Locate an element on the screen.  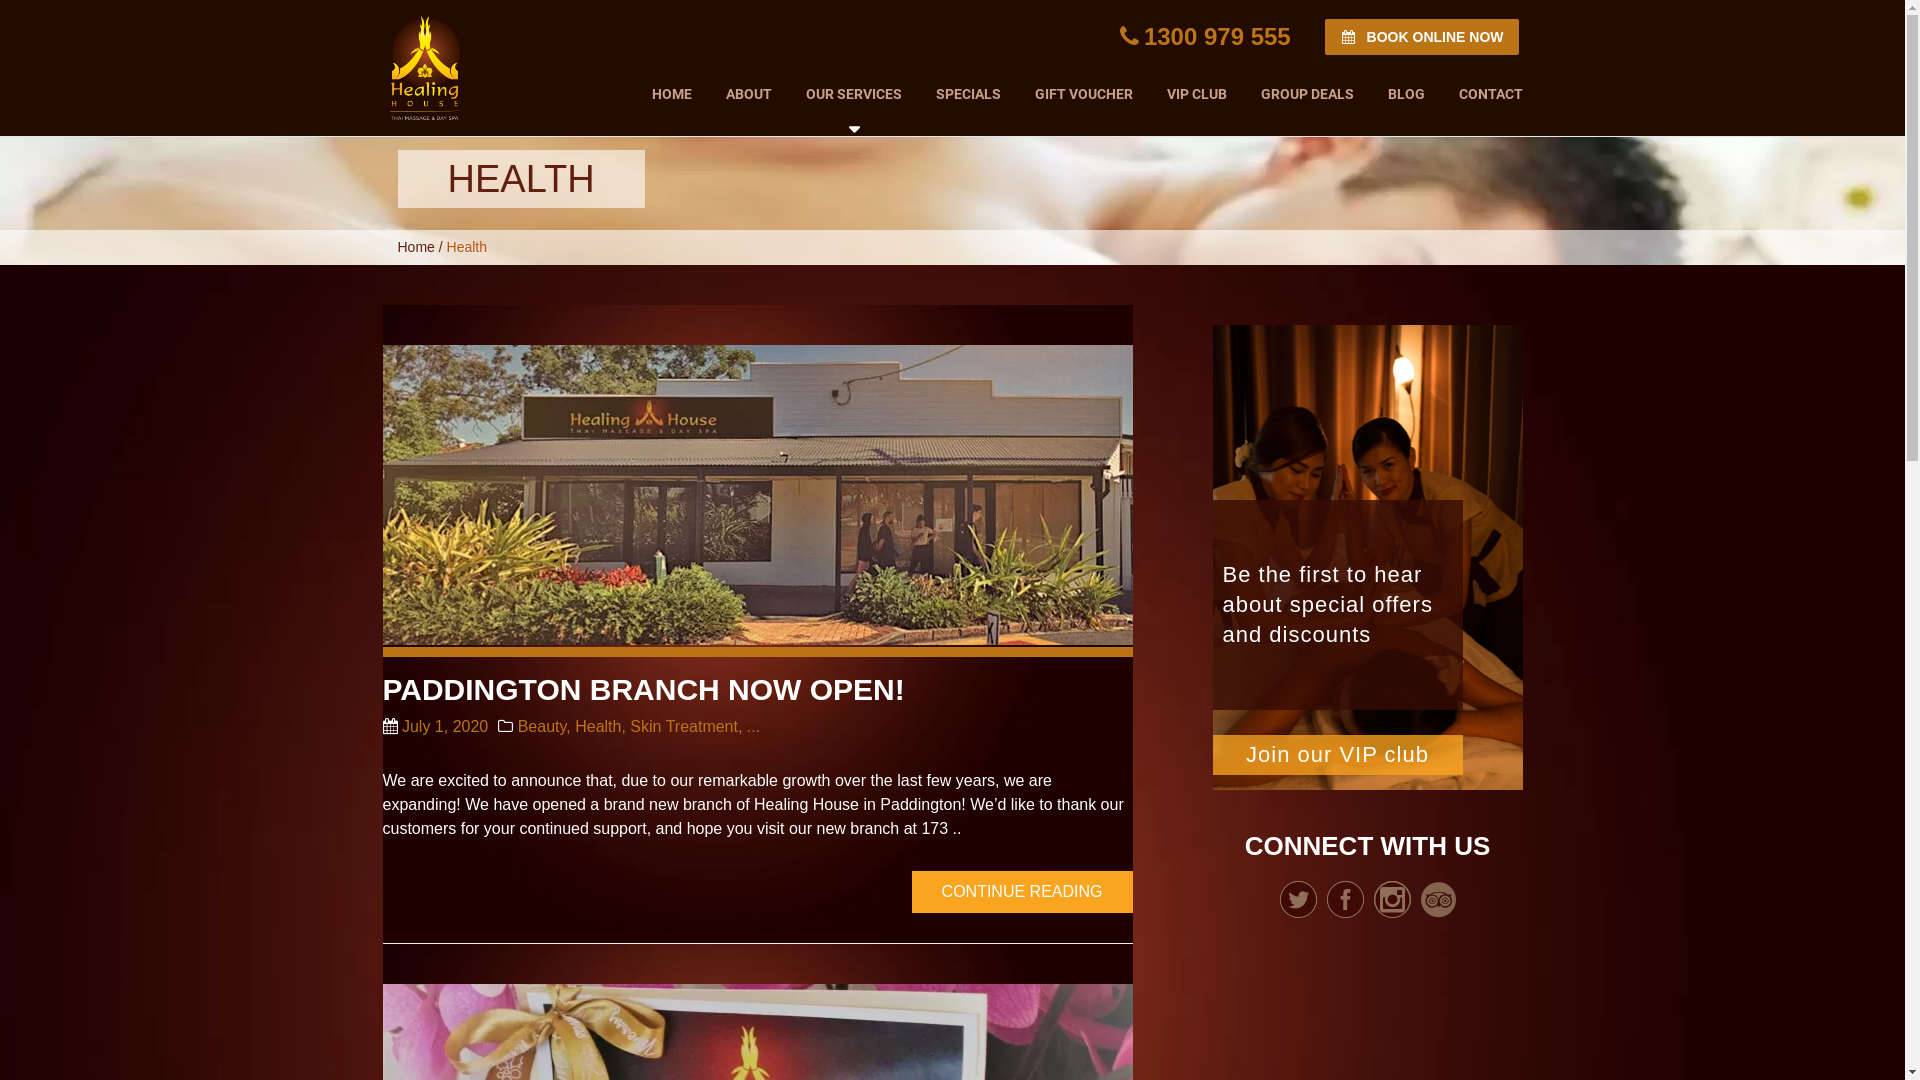
'ABOUT' is located at coordinates (747, 88).